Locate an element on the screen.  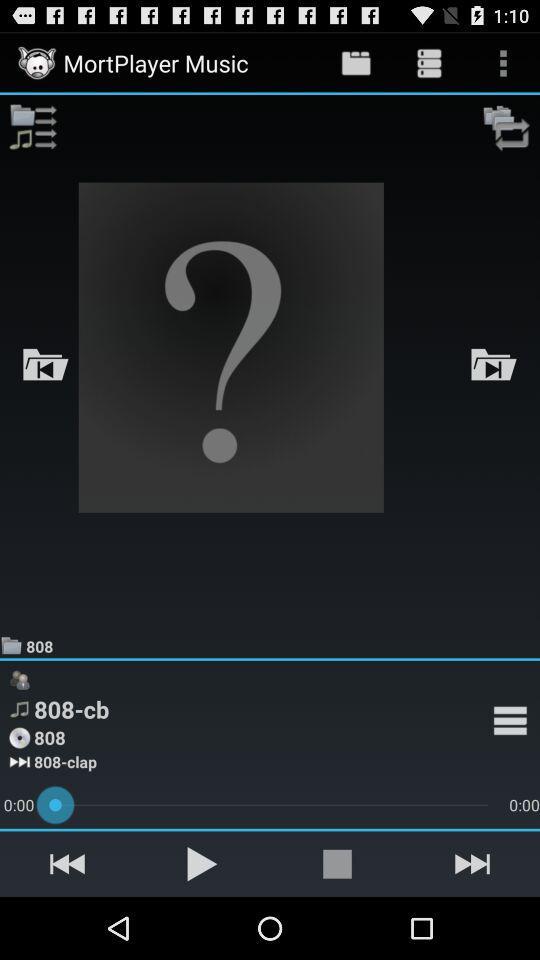
the skip_next icon is located at coordinates (472, 924).